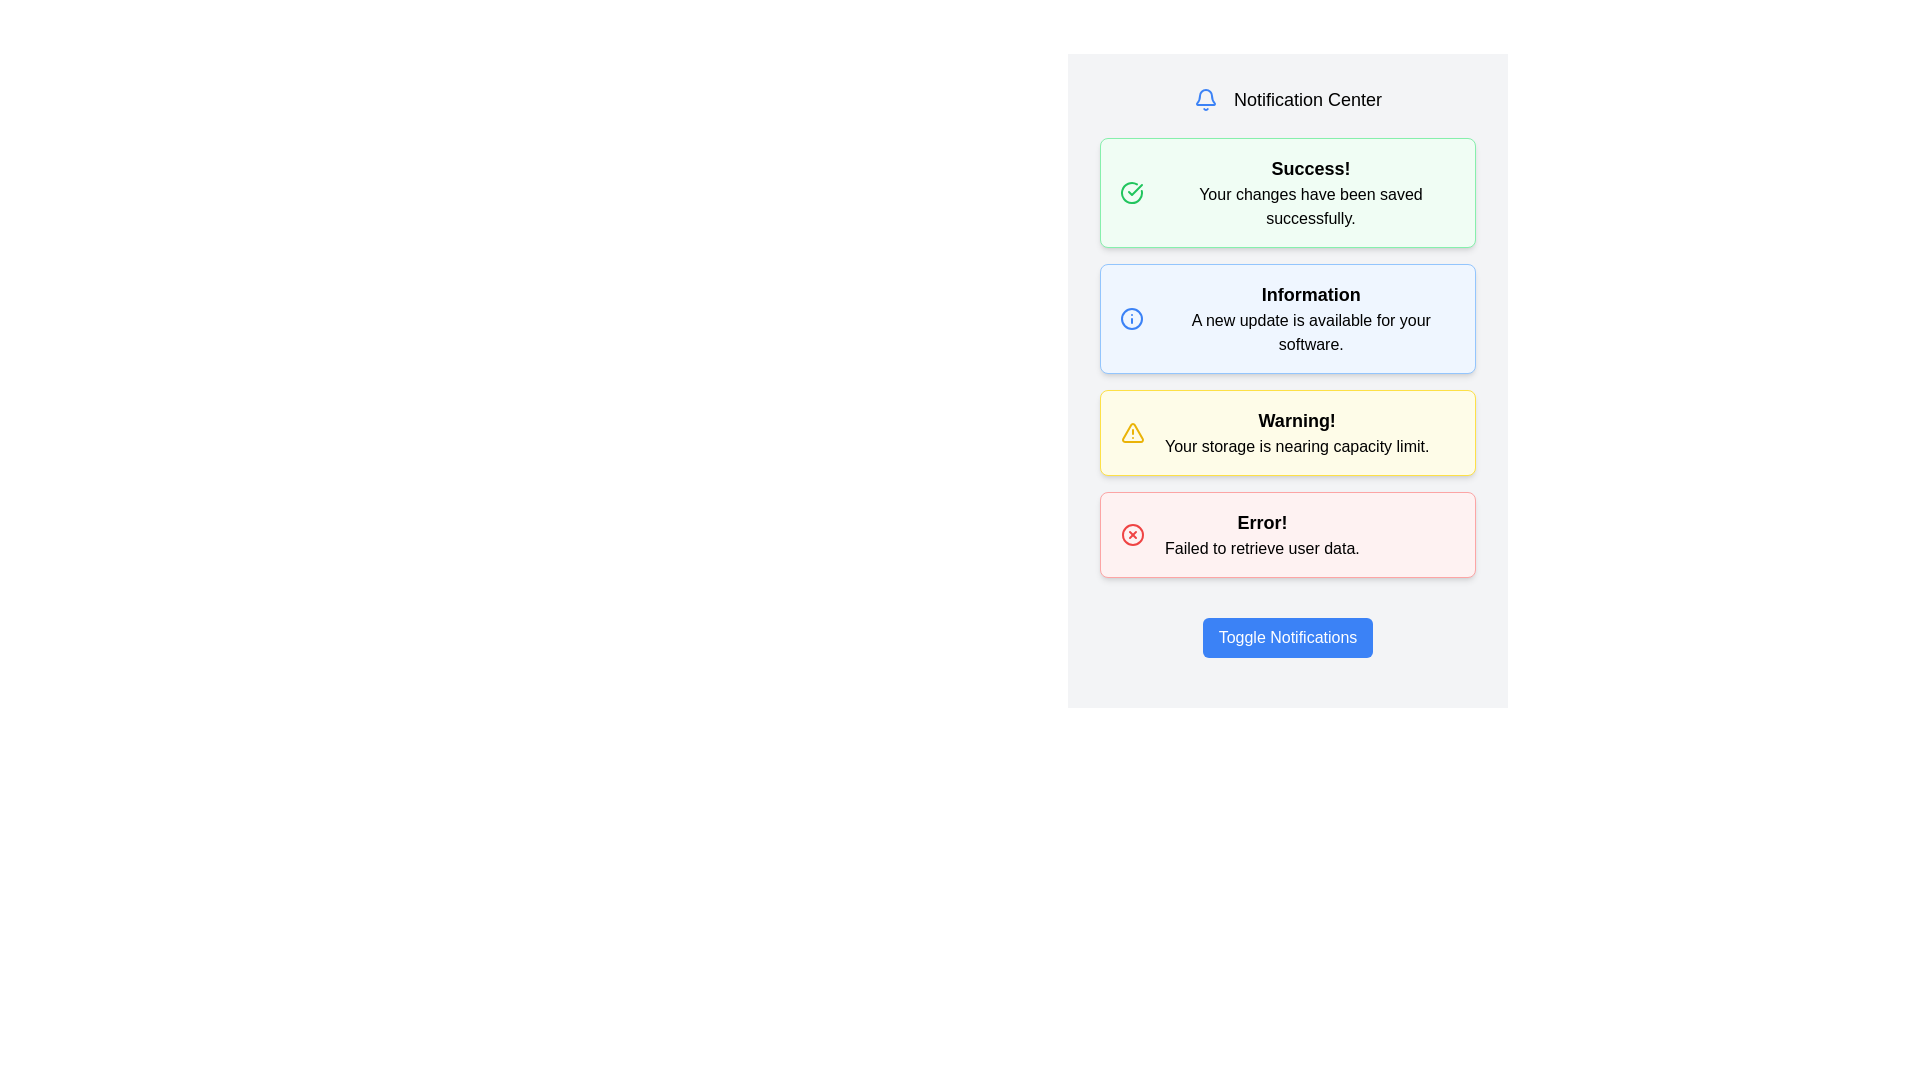 This screenshot has width=1920, height=1080. Describe the element at coordinates (1261, 534) in the screenshot. I see `static text display component styled as a notification message that shows 'Error!' and 'Failed to retrieve user data.'` at that location.